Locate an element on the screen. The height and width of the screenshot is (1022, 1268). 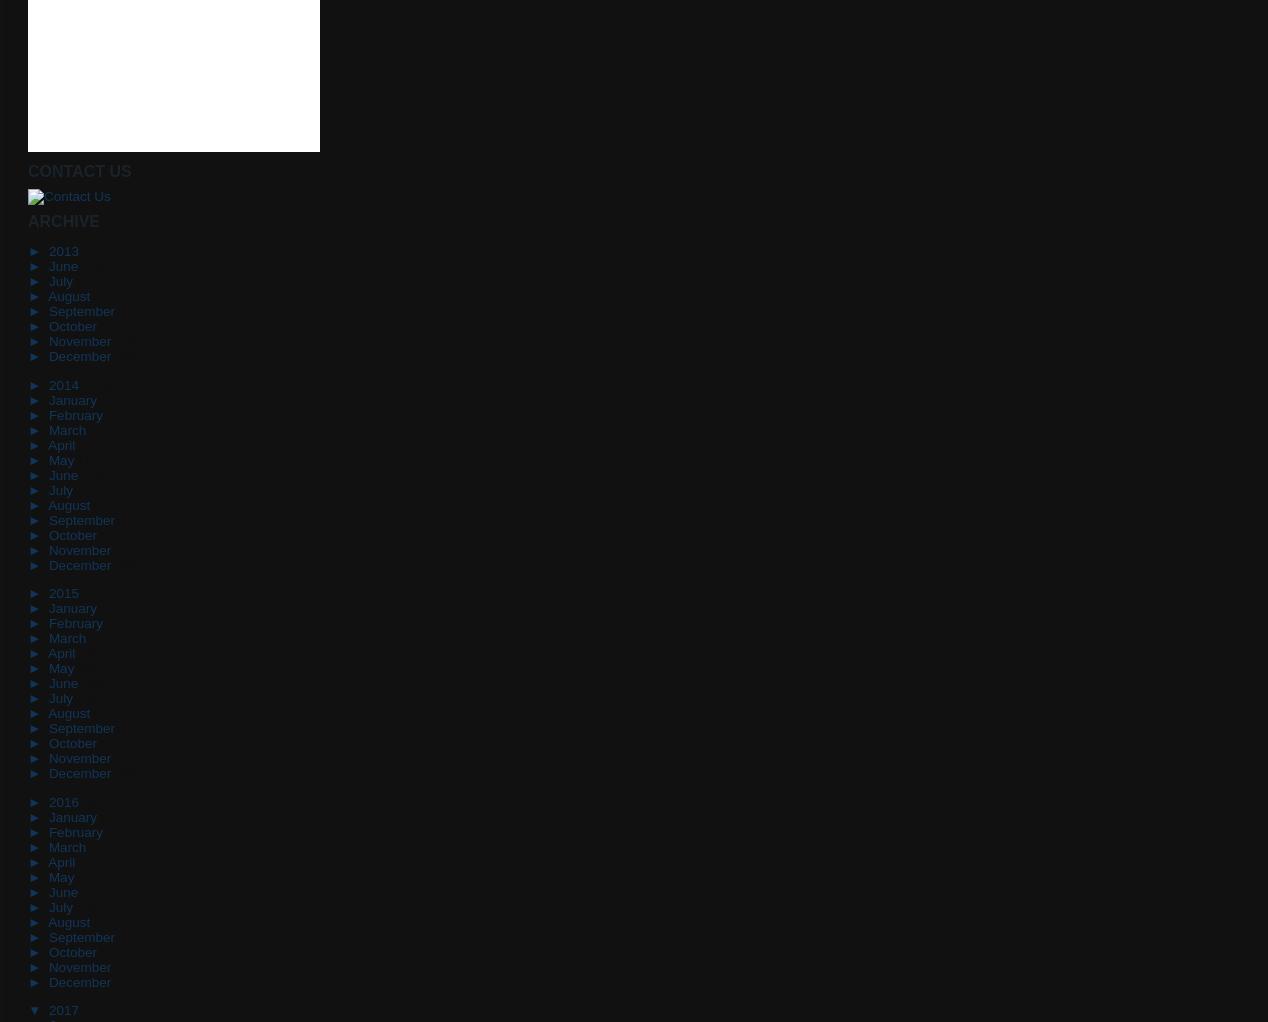
'(11)' is located at coordinates (76, 458).